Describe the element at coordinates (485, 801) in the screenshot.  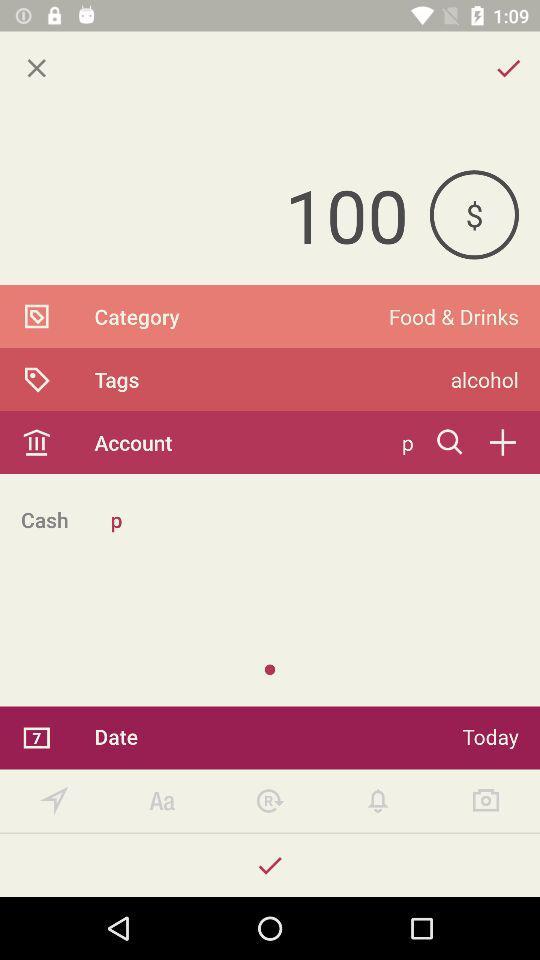
I see `camera mode` at that location.